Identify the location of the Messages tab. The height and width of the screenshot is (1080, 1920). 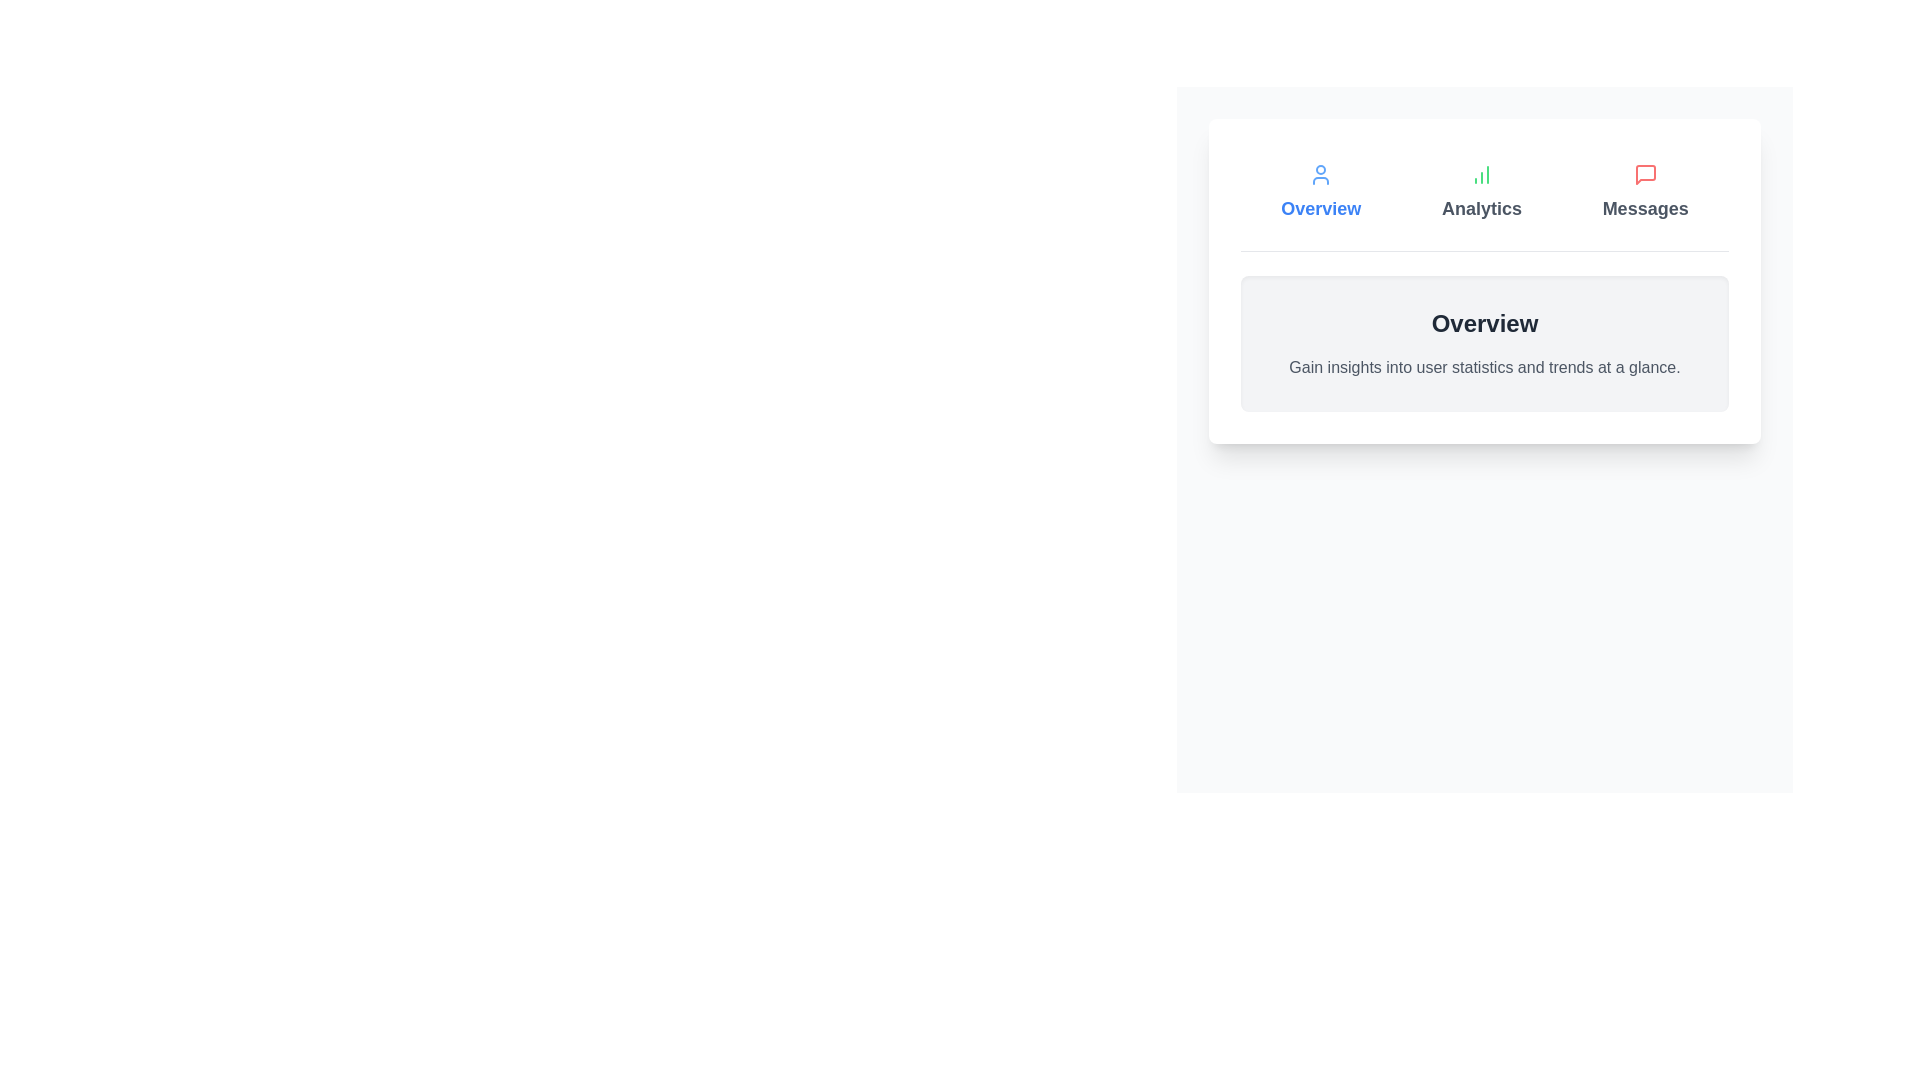
(1645, 192).